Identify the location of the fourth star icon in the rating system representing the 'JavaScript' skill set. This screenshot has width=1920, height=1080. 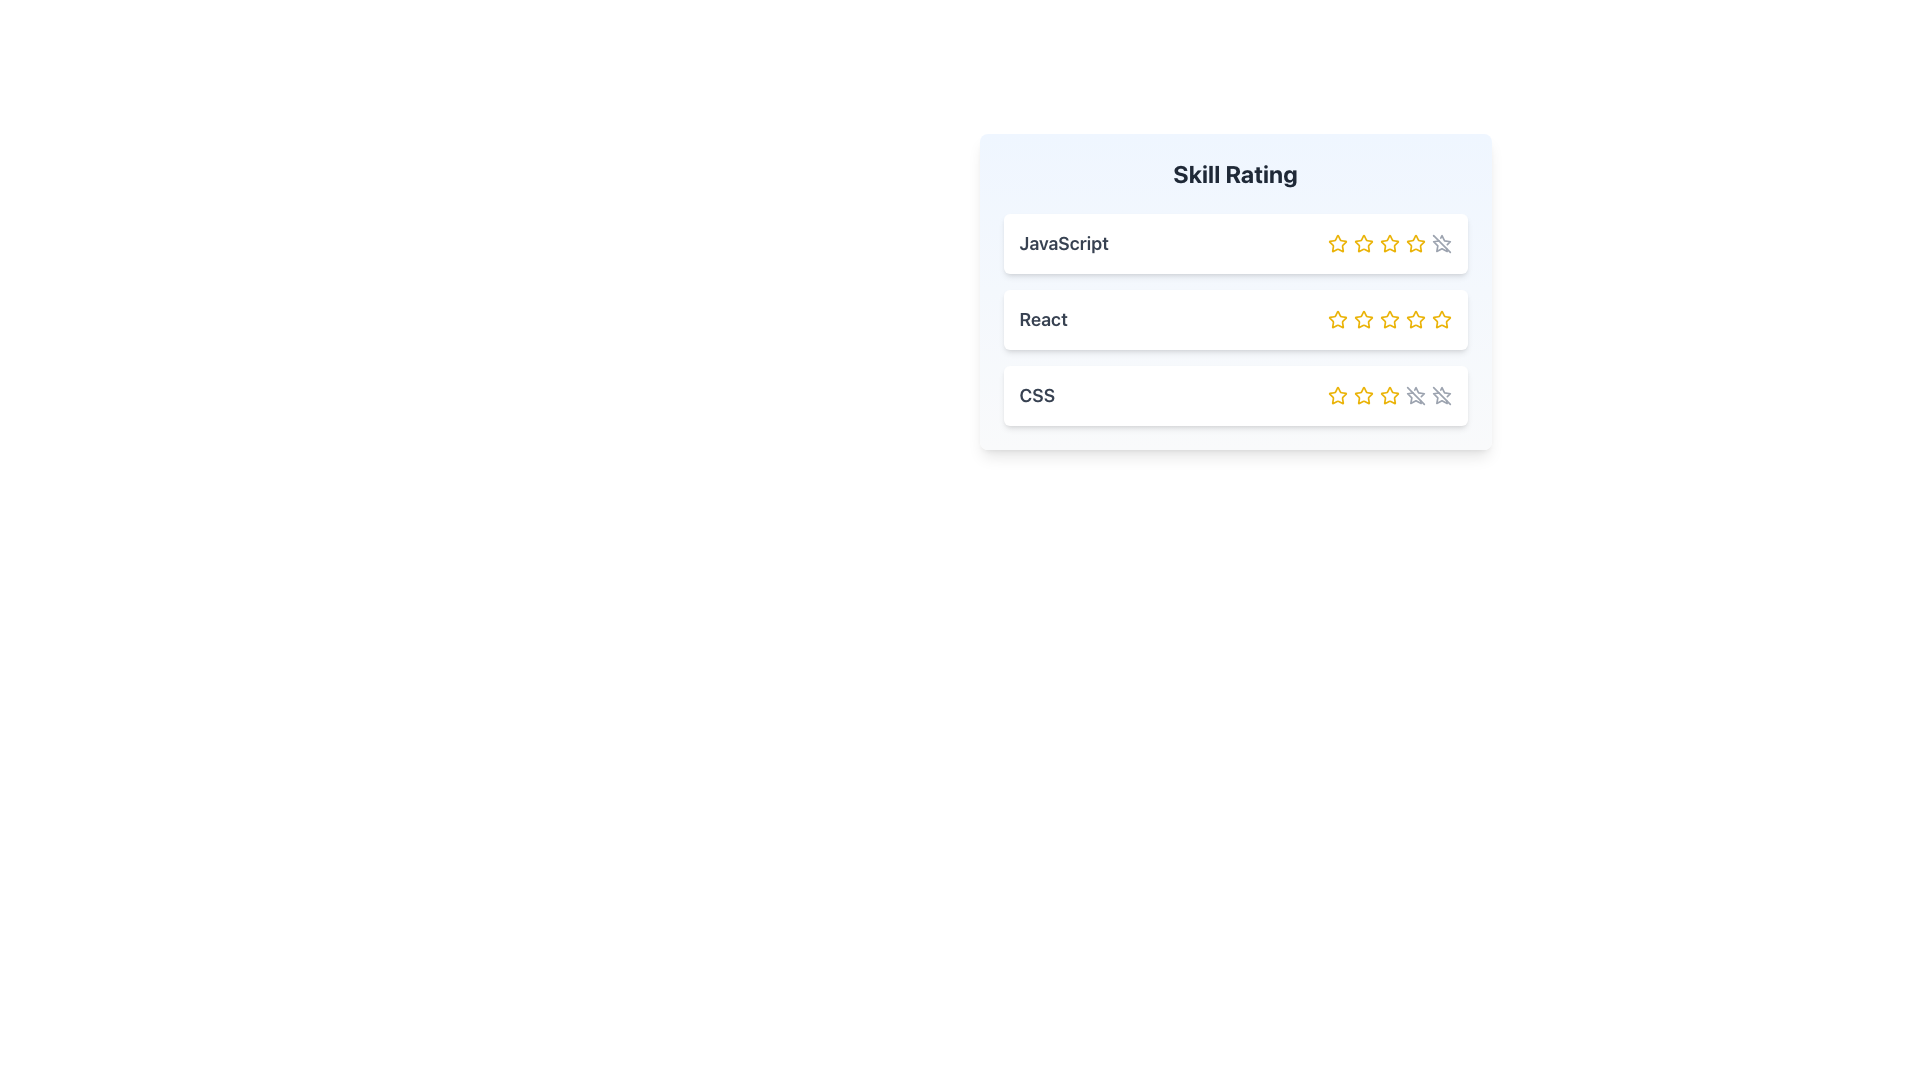
(1414, 242).